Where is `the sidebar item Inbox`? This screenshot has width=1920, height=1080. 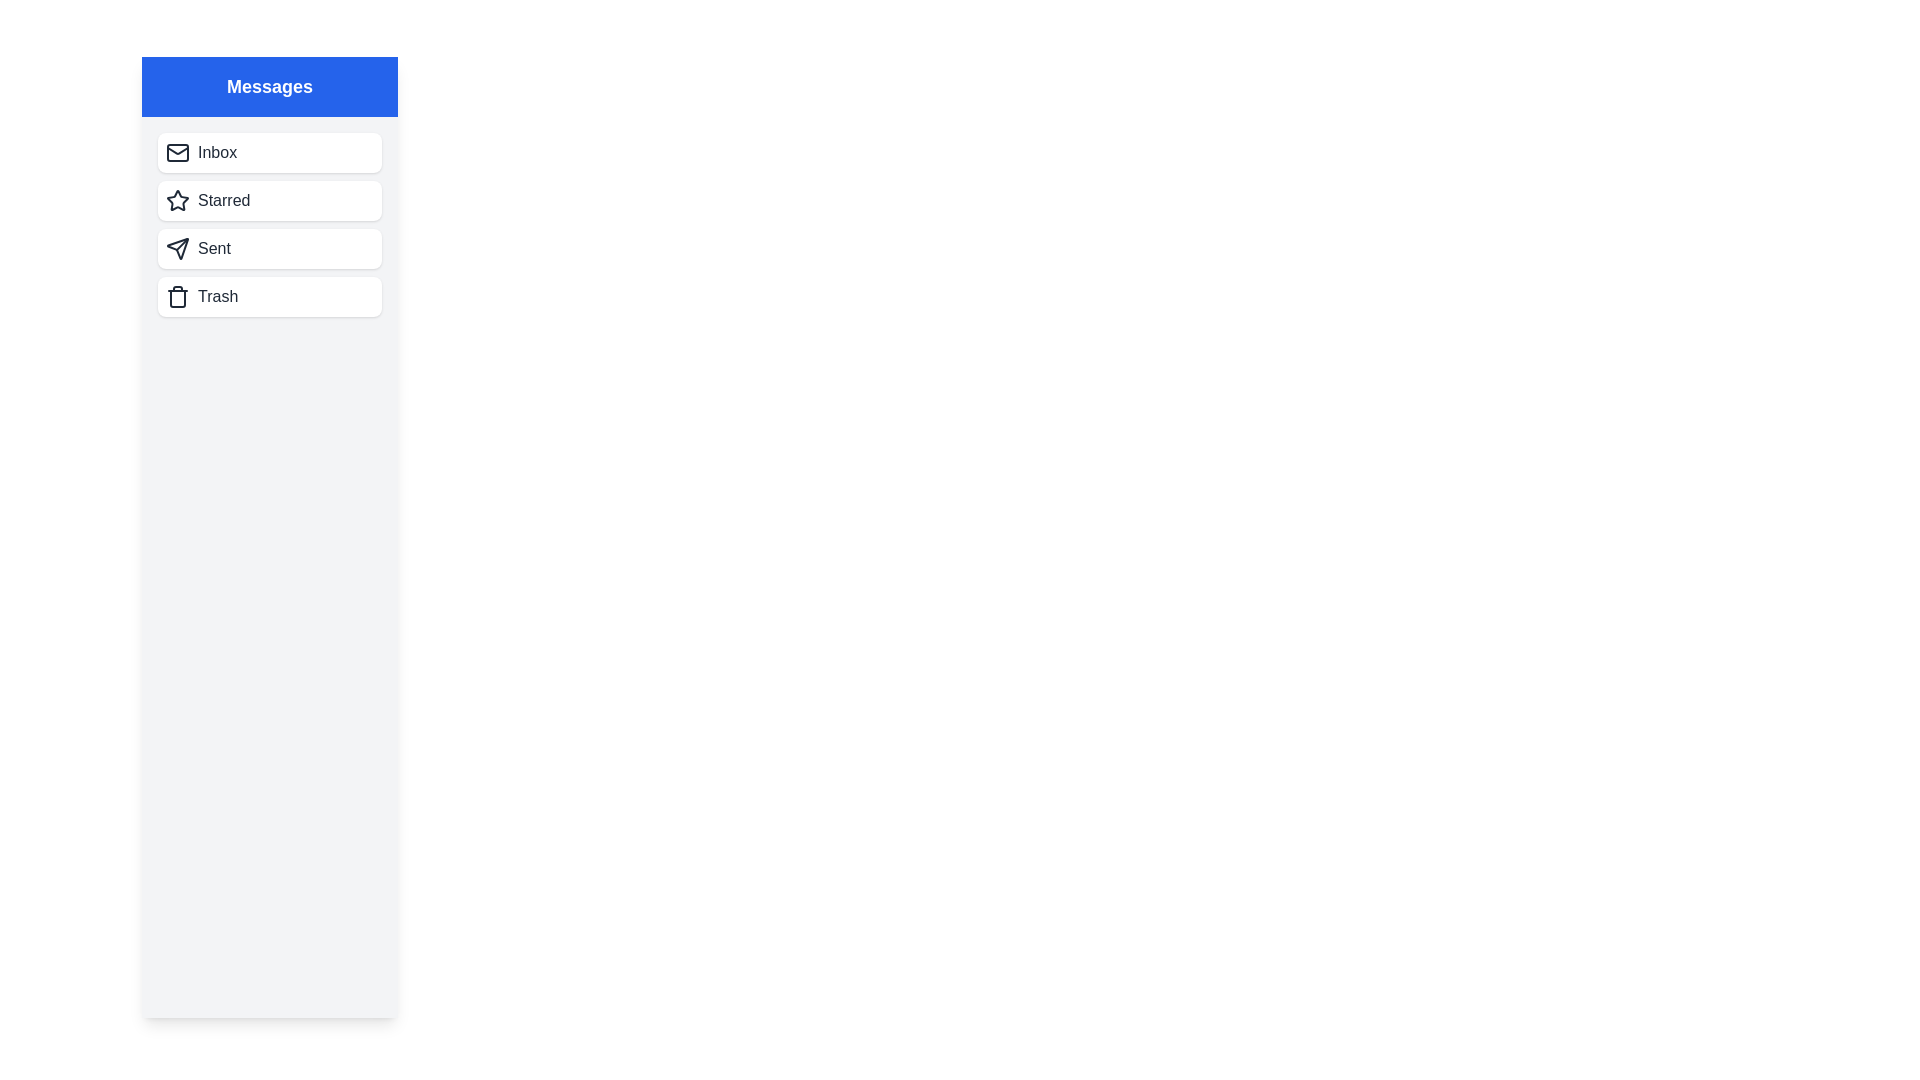 the sidebar item Inbox is located at coordinates (268, 152).